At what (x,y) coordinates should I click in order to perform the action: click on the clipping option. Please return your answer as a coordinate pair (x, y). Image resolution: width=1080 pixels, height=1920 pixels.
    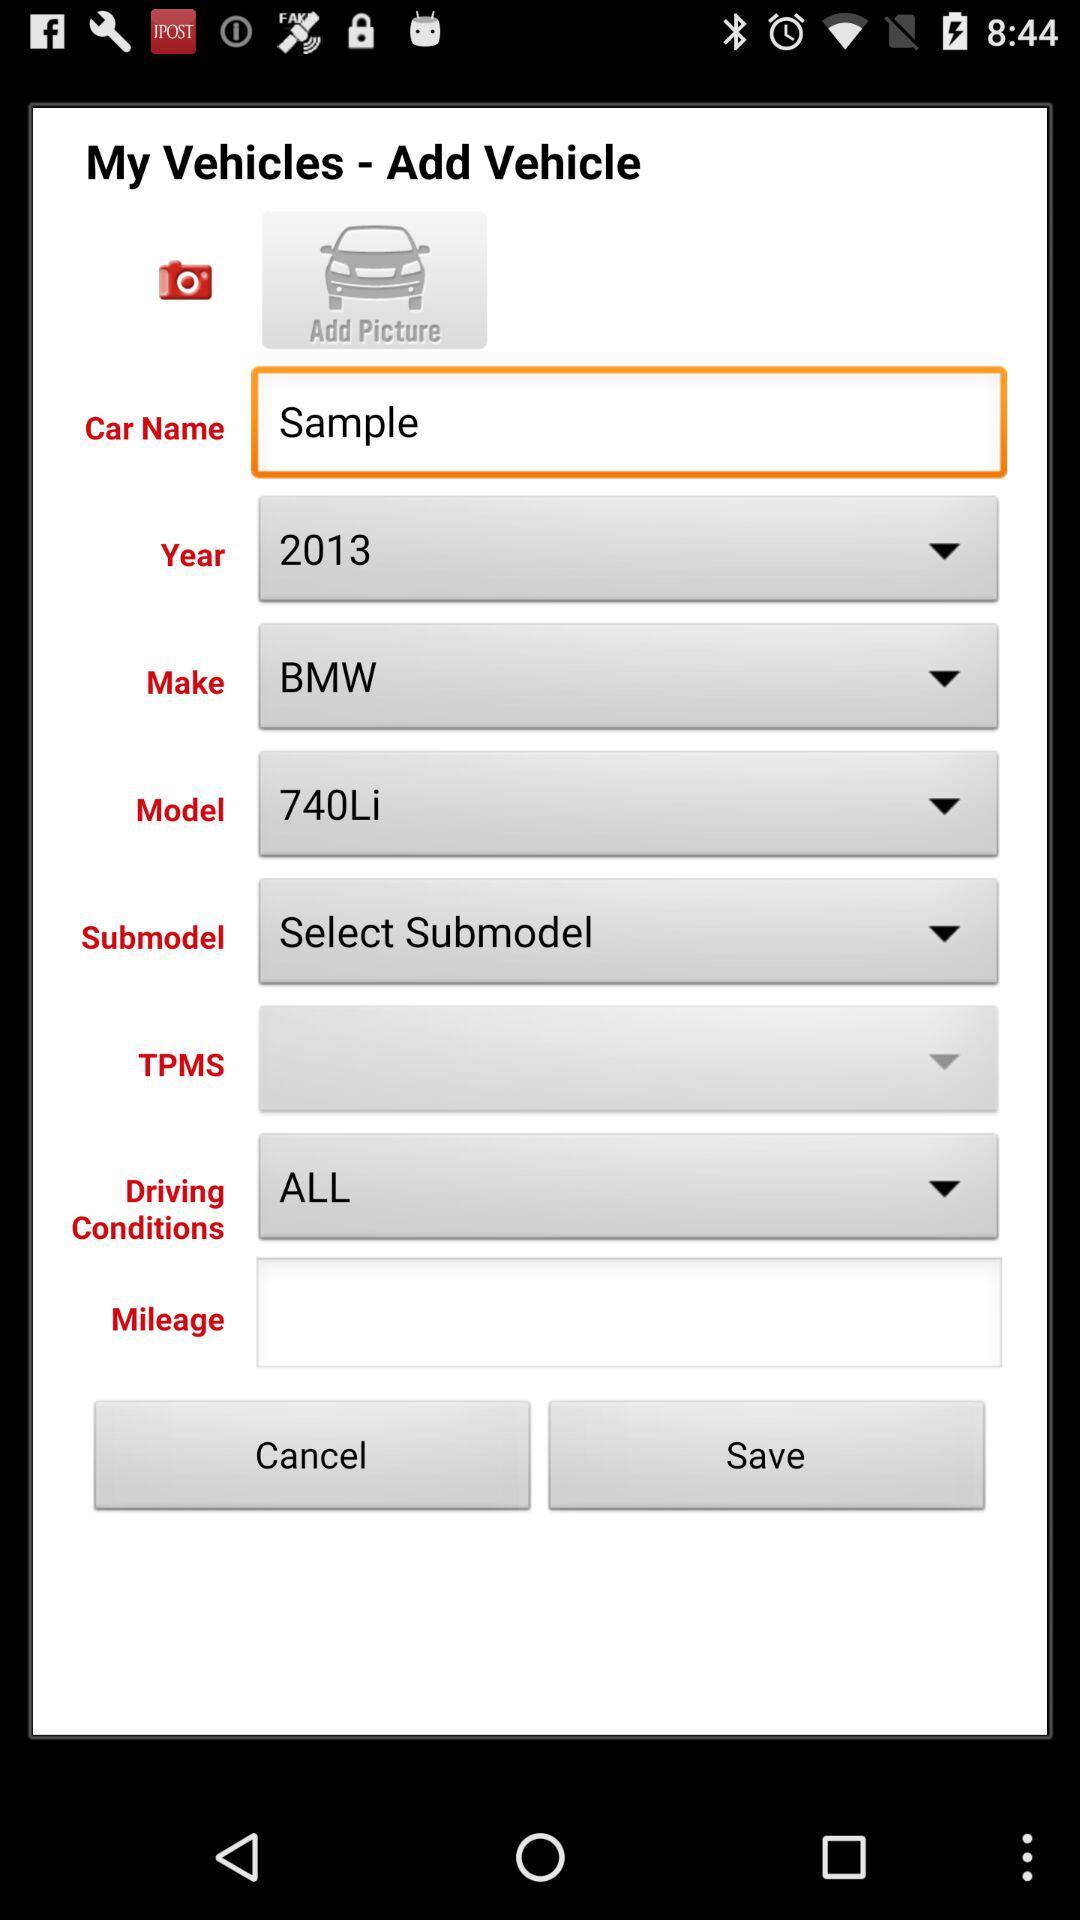
    Looking at the image, I should click on (185, 279).